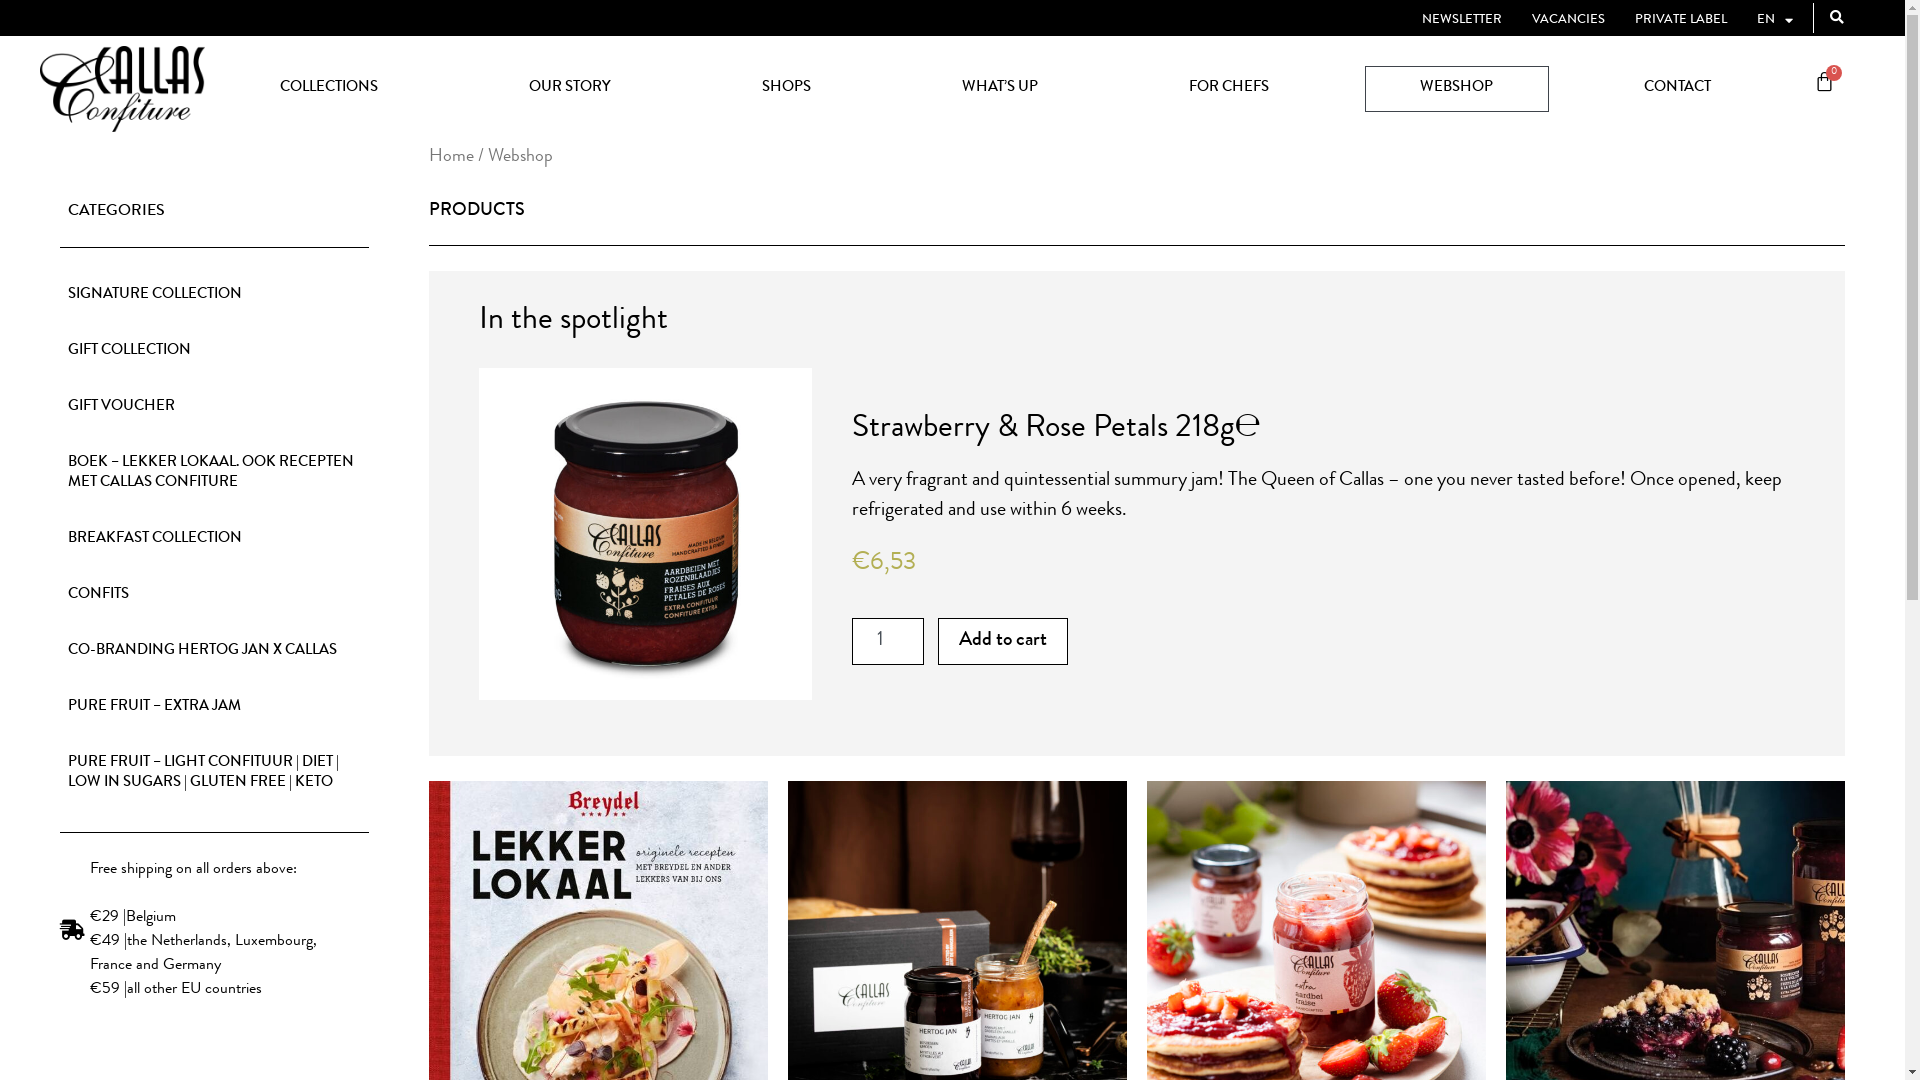  What do you see at coordinates (1790, 83) in the screenshot?
I see `'0'` at bounding box center [1790, 83].